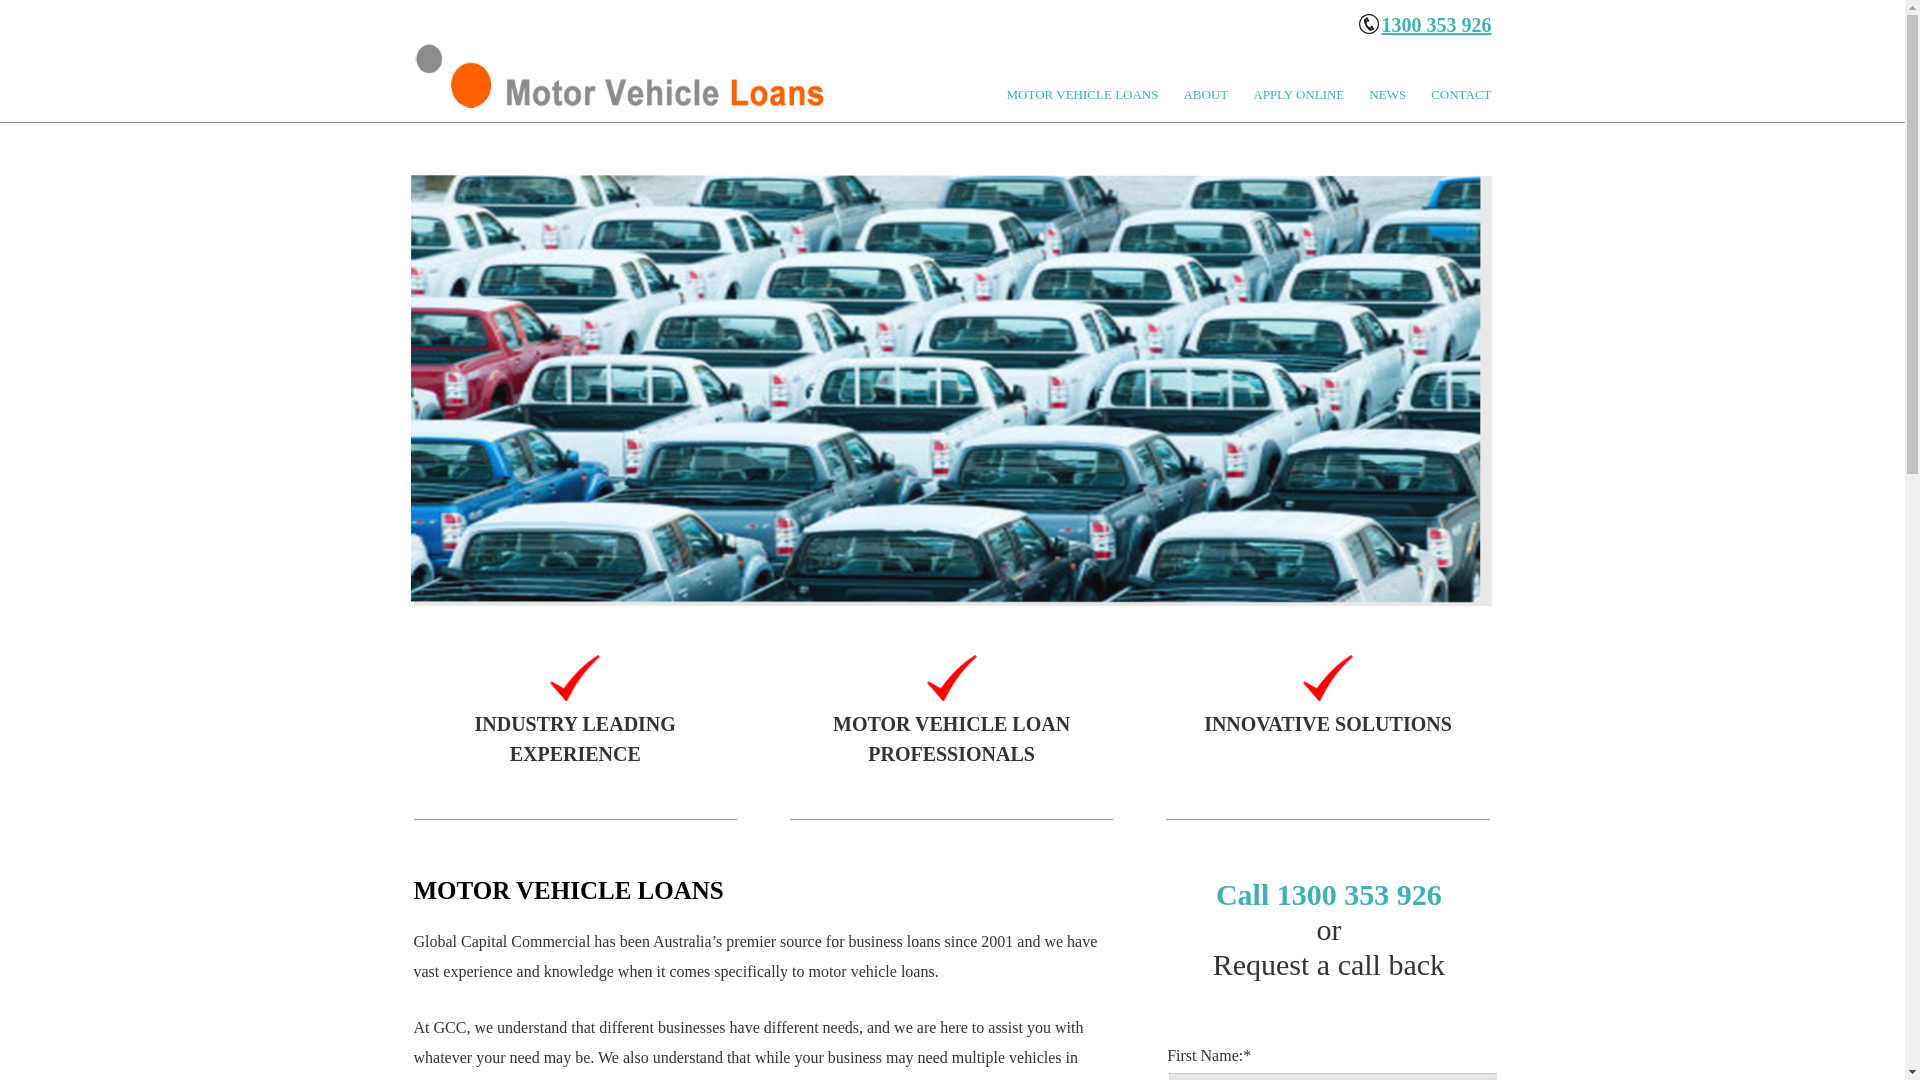 The width and height of the screenshot is (1920, 1080). What do you see at coordinates (623, 76) in the screenshot?
I see `'LOGO'` at bounding box center [623, 76].